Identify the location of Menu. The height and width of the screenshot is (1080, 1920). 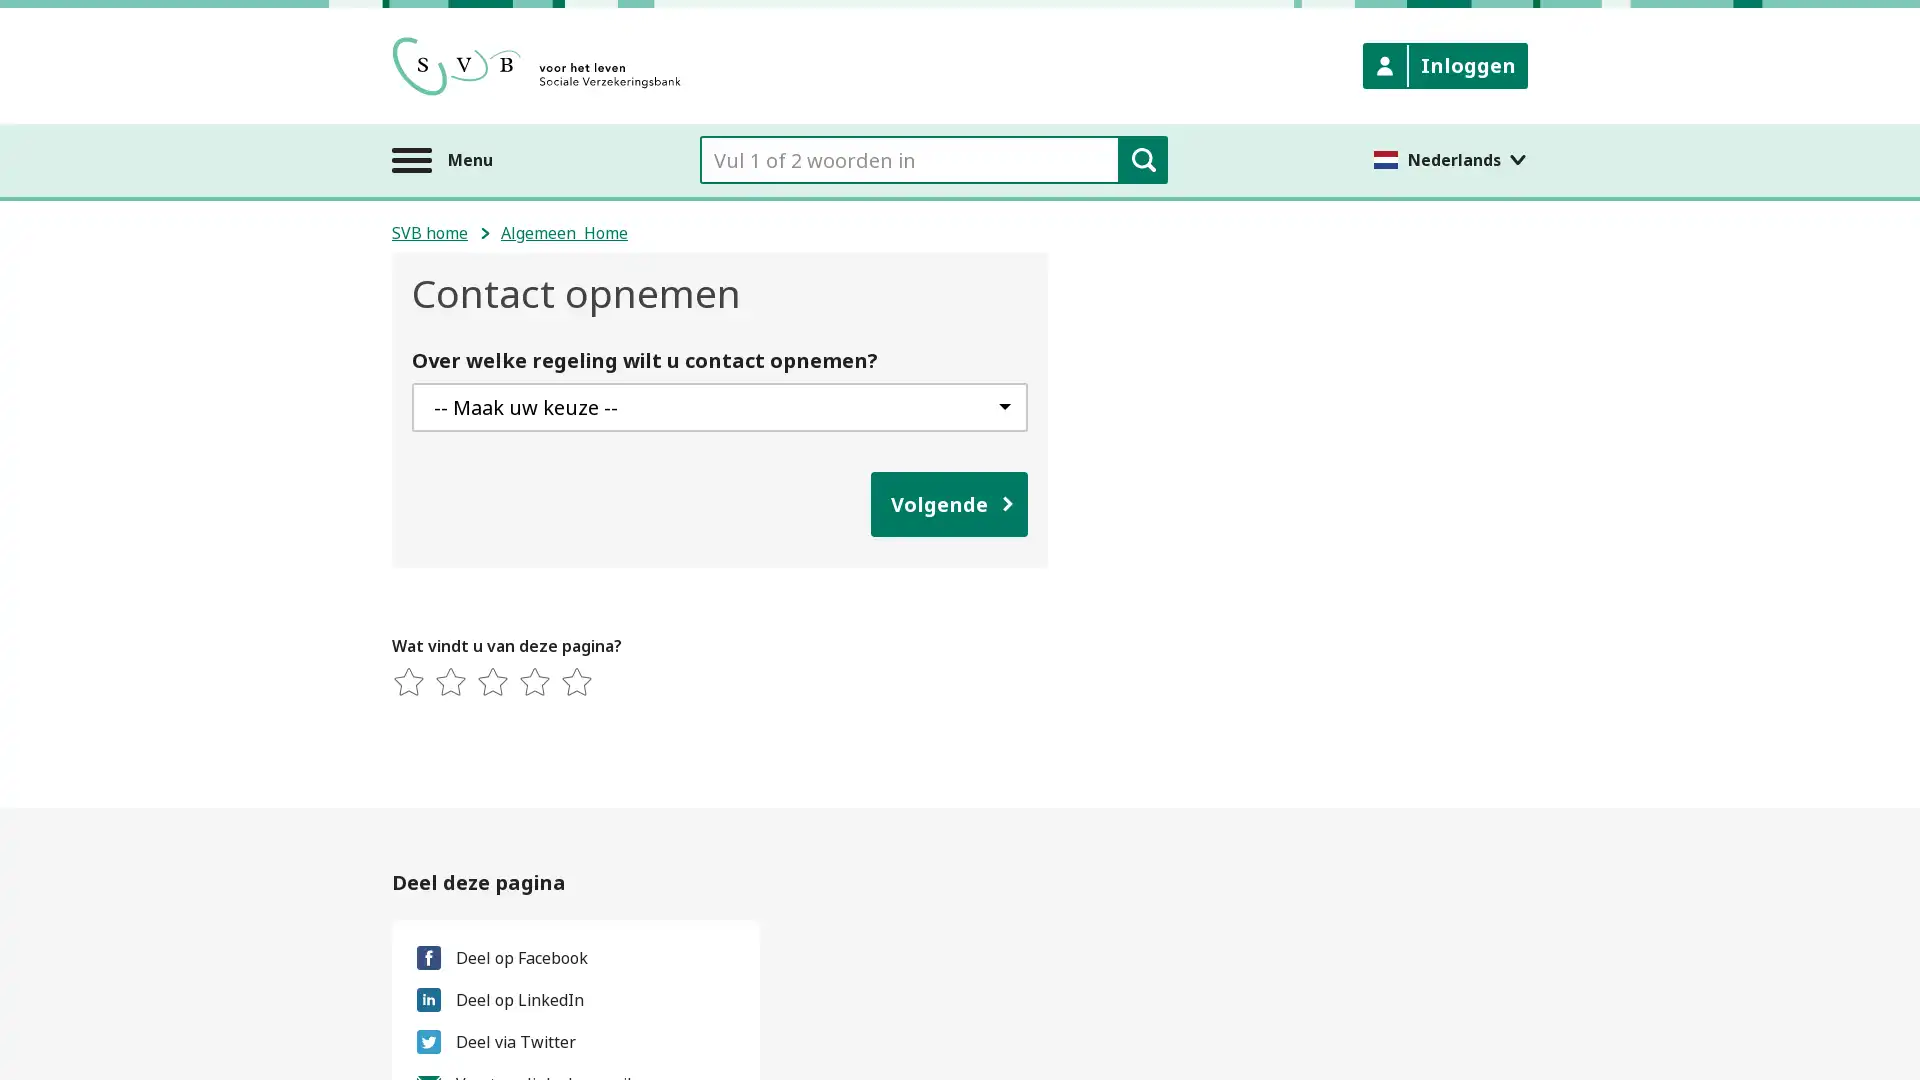
(441, 158).